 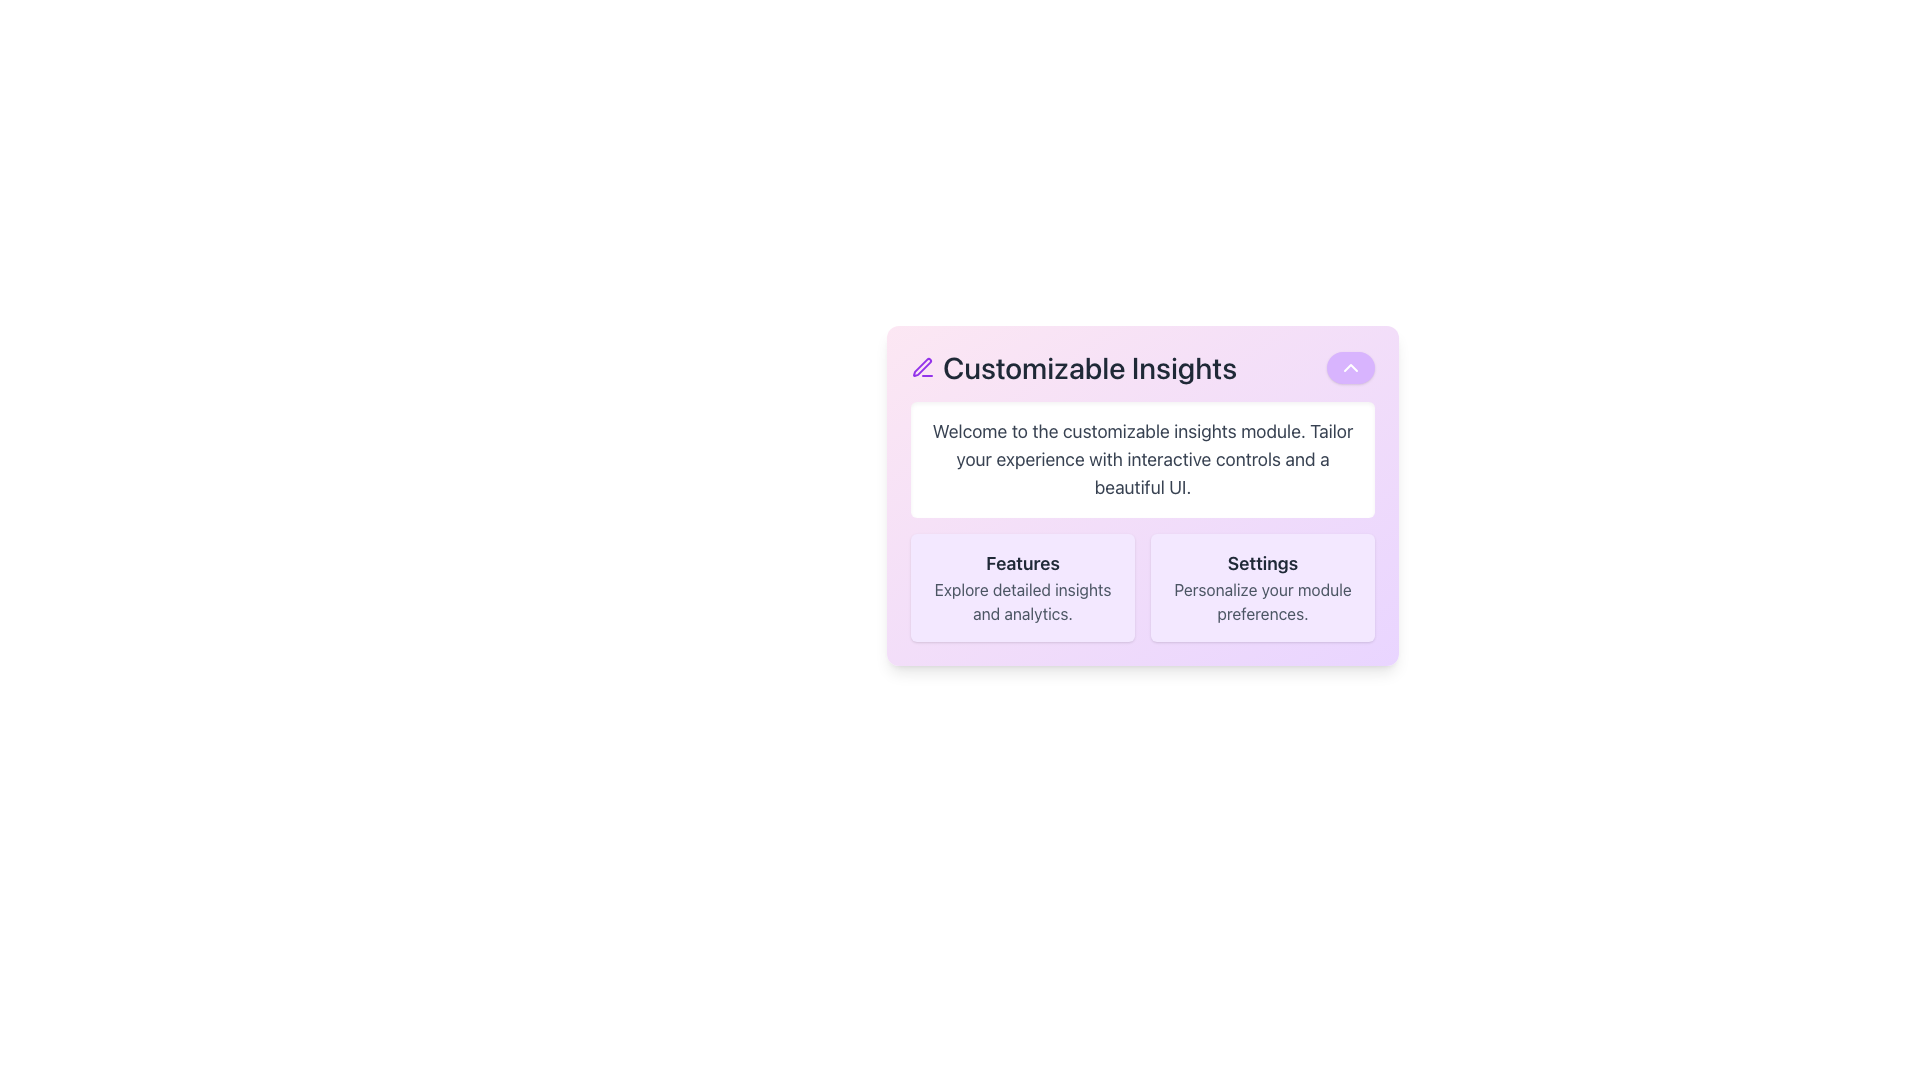 What do you see at coordinates (1022, 600) in the screenshot?
I see `the text label displaying 'Explore detailed insights and analytics.' which is positioned below the 'Features' header in the purple box` at bounding box center [1022, 600].